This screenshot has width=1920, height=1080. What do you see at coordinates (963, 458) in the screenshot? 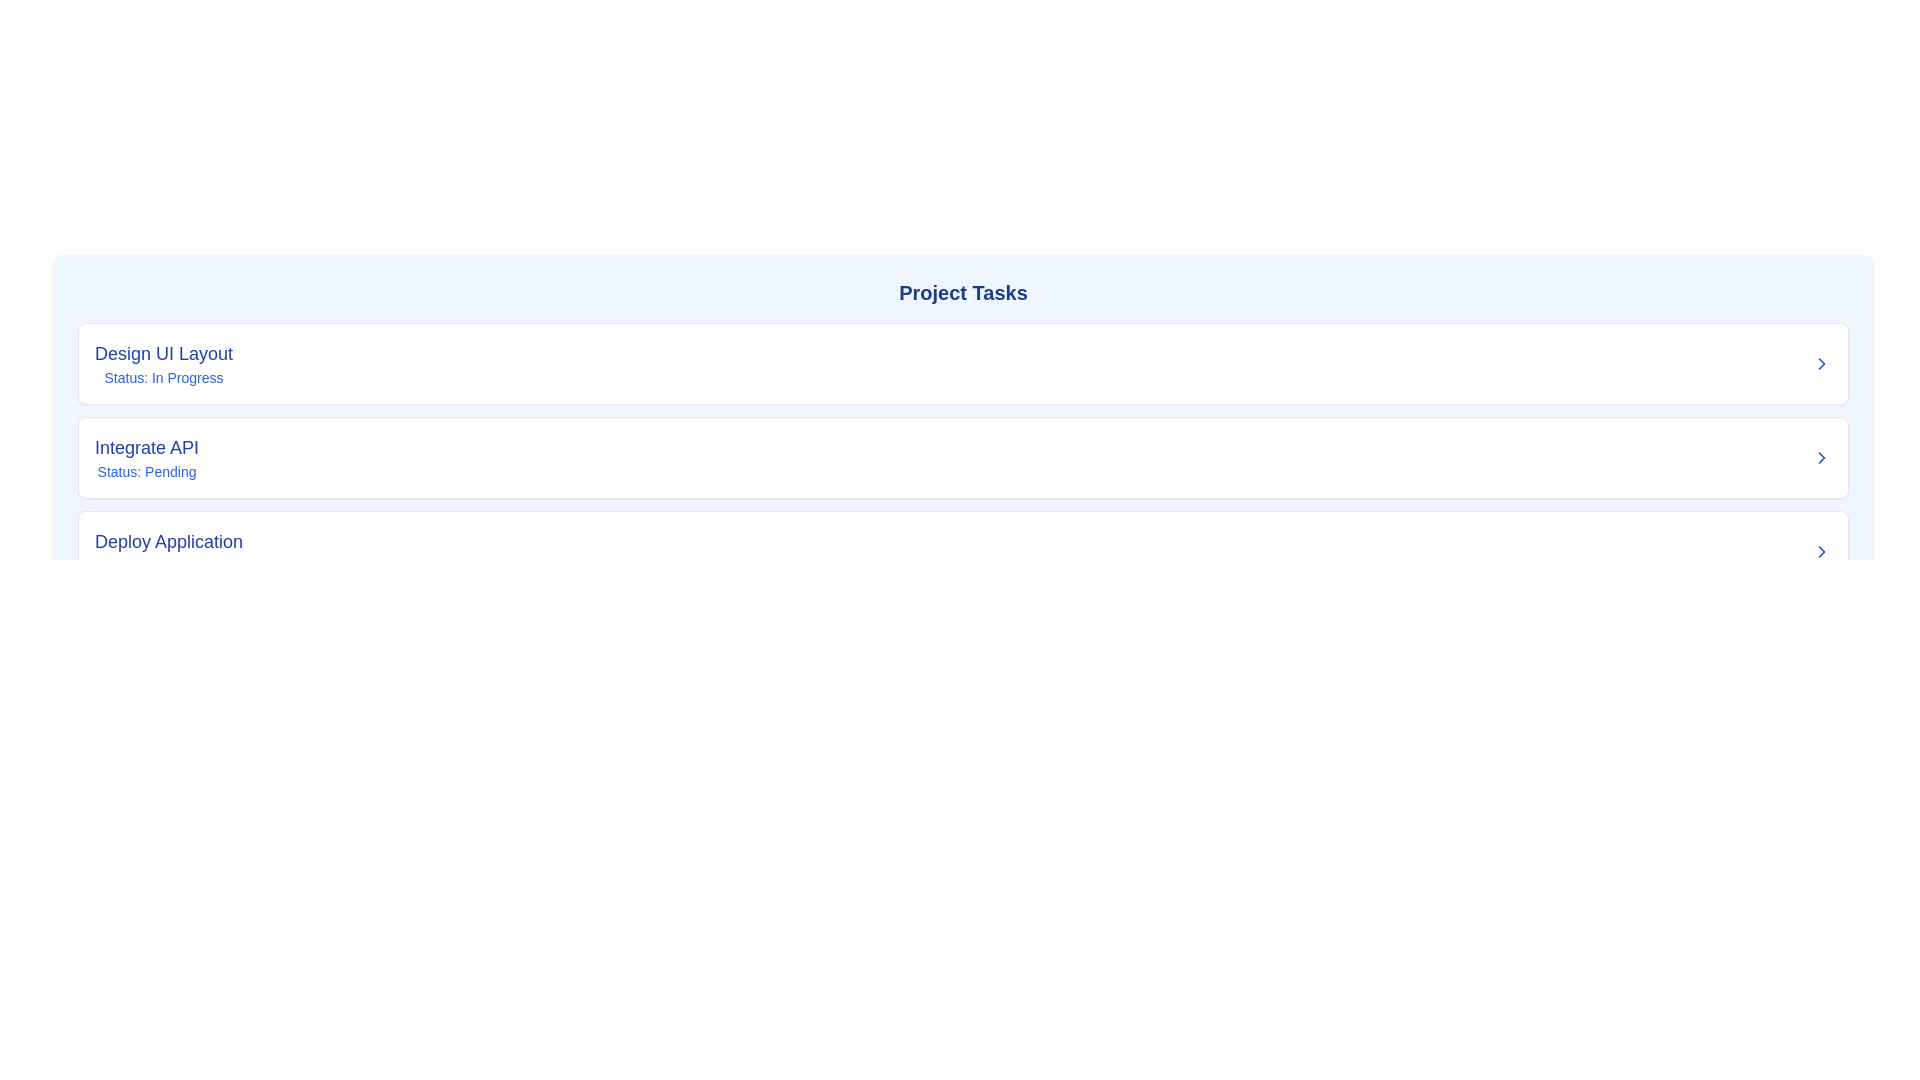
I see `the task item displaying 'Integrate API' with status 'Pending'` at bounding box center [963, 458].